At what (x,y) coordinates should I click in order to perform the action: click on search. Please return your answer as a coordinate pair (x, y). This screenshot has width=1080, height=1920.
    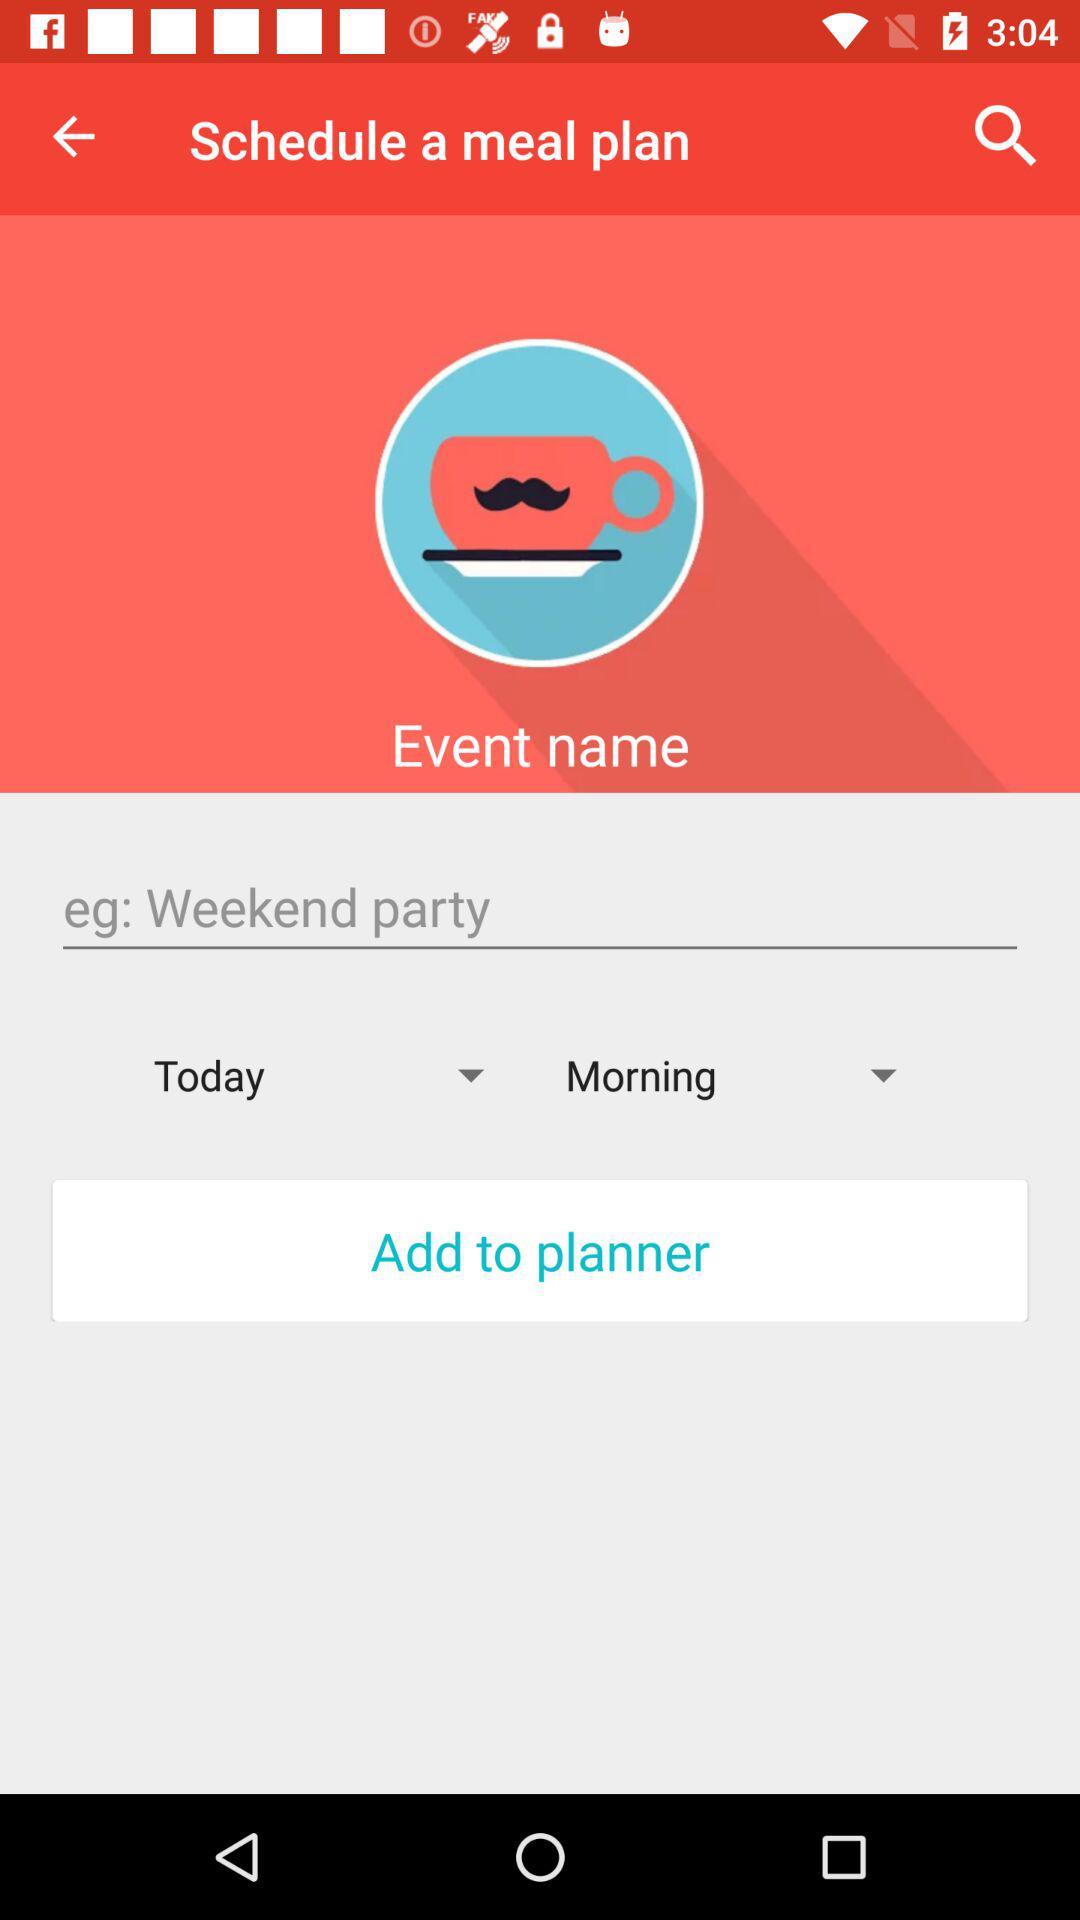
    Looking at the image, I should click on (540, 906).